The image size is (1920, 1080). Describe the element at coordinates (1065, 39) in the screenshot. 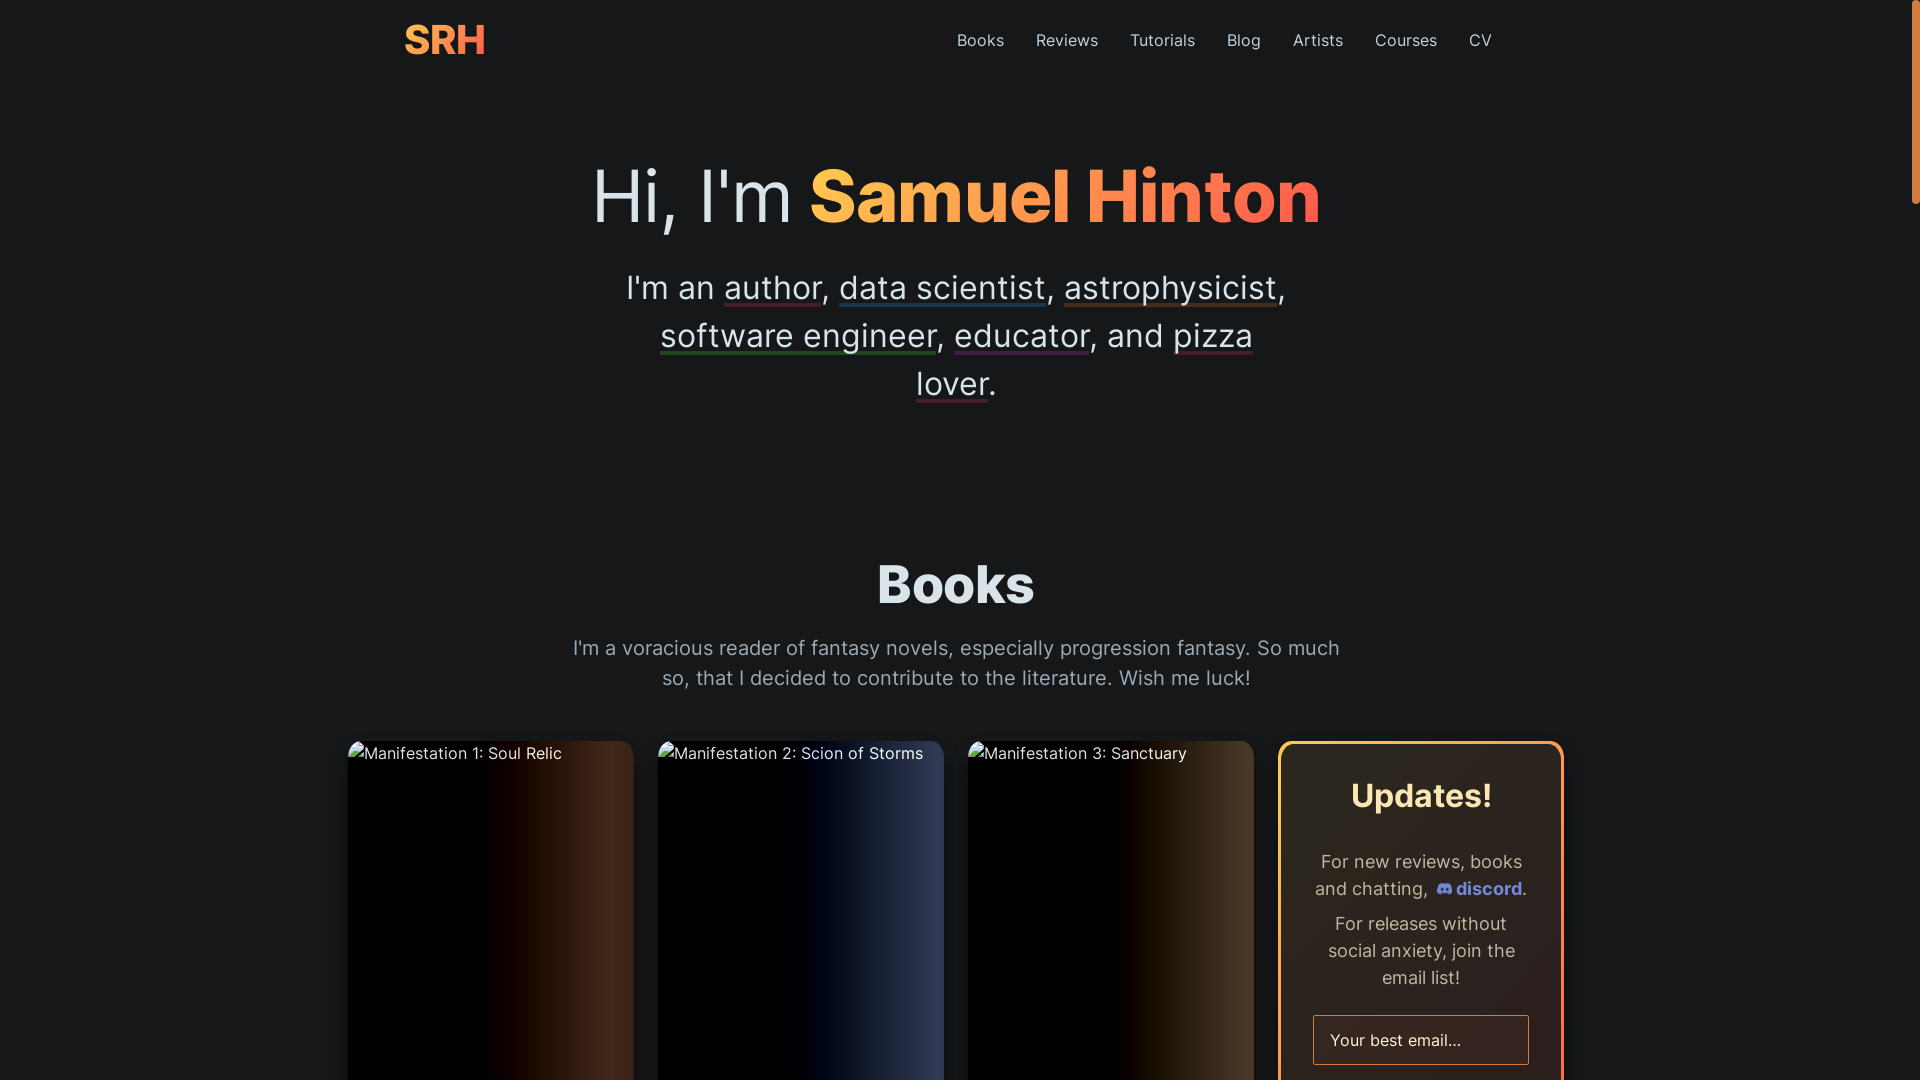

I see `'Reviews'` at that location.